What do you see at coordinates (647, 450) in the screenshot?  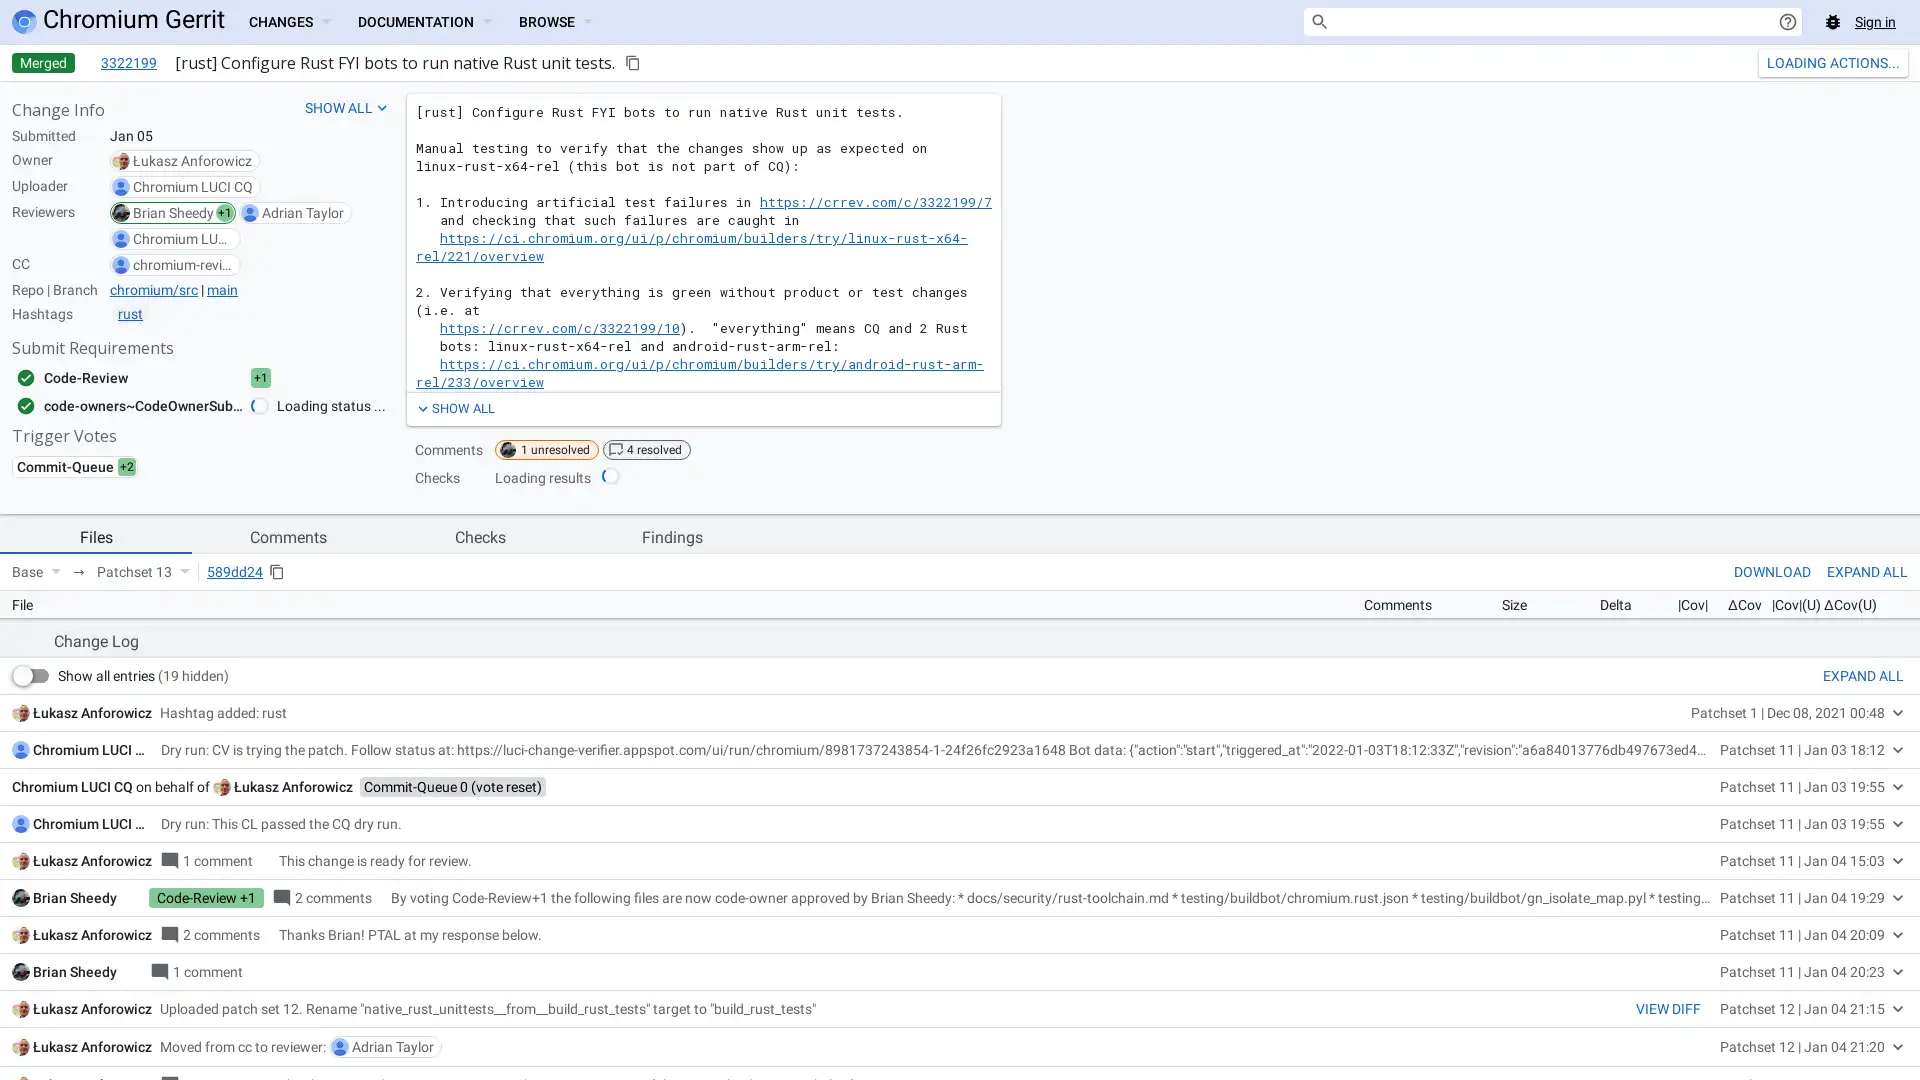 I see `4 resolved` at bounding box center [647, 450].